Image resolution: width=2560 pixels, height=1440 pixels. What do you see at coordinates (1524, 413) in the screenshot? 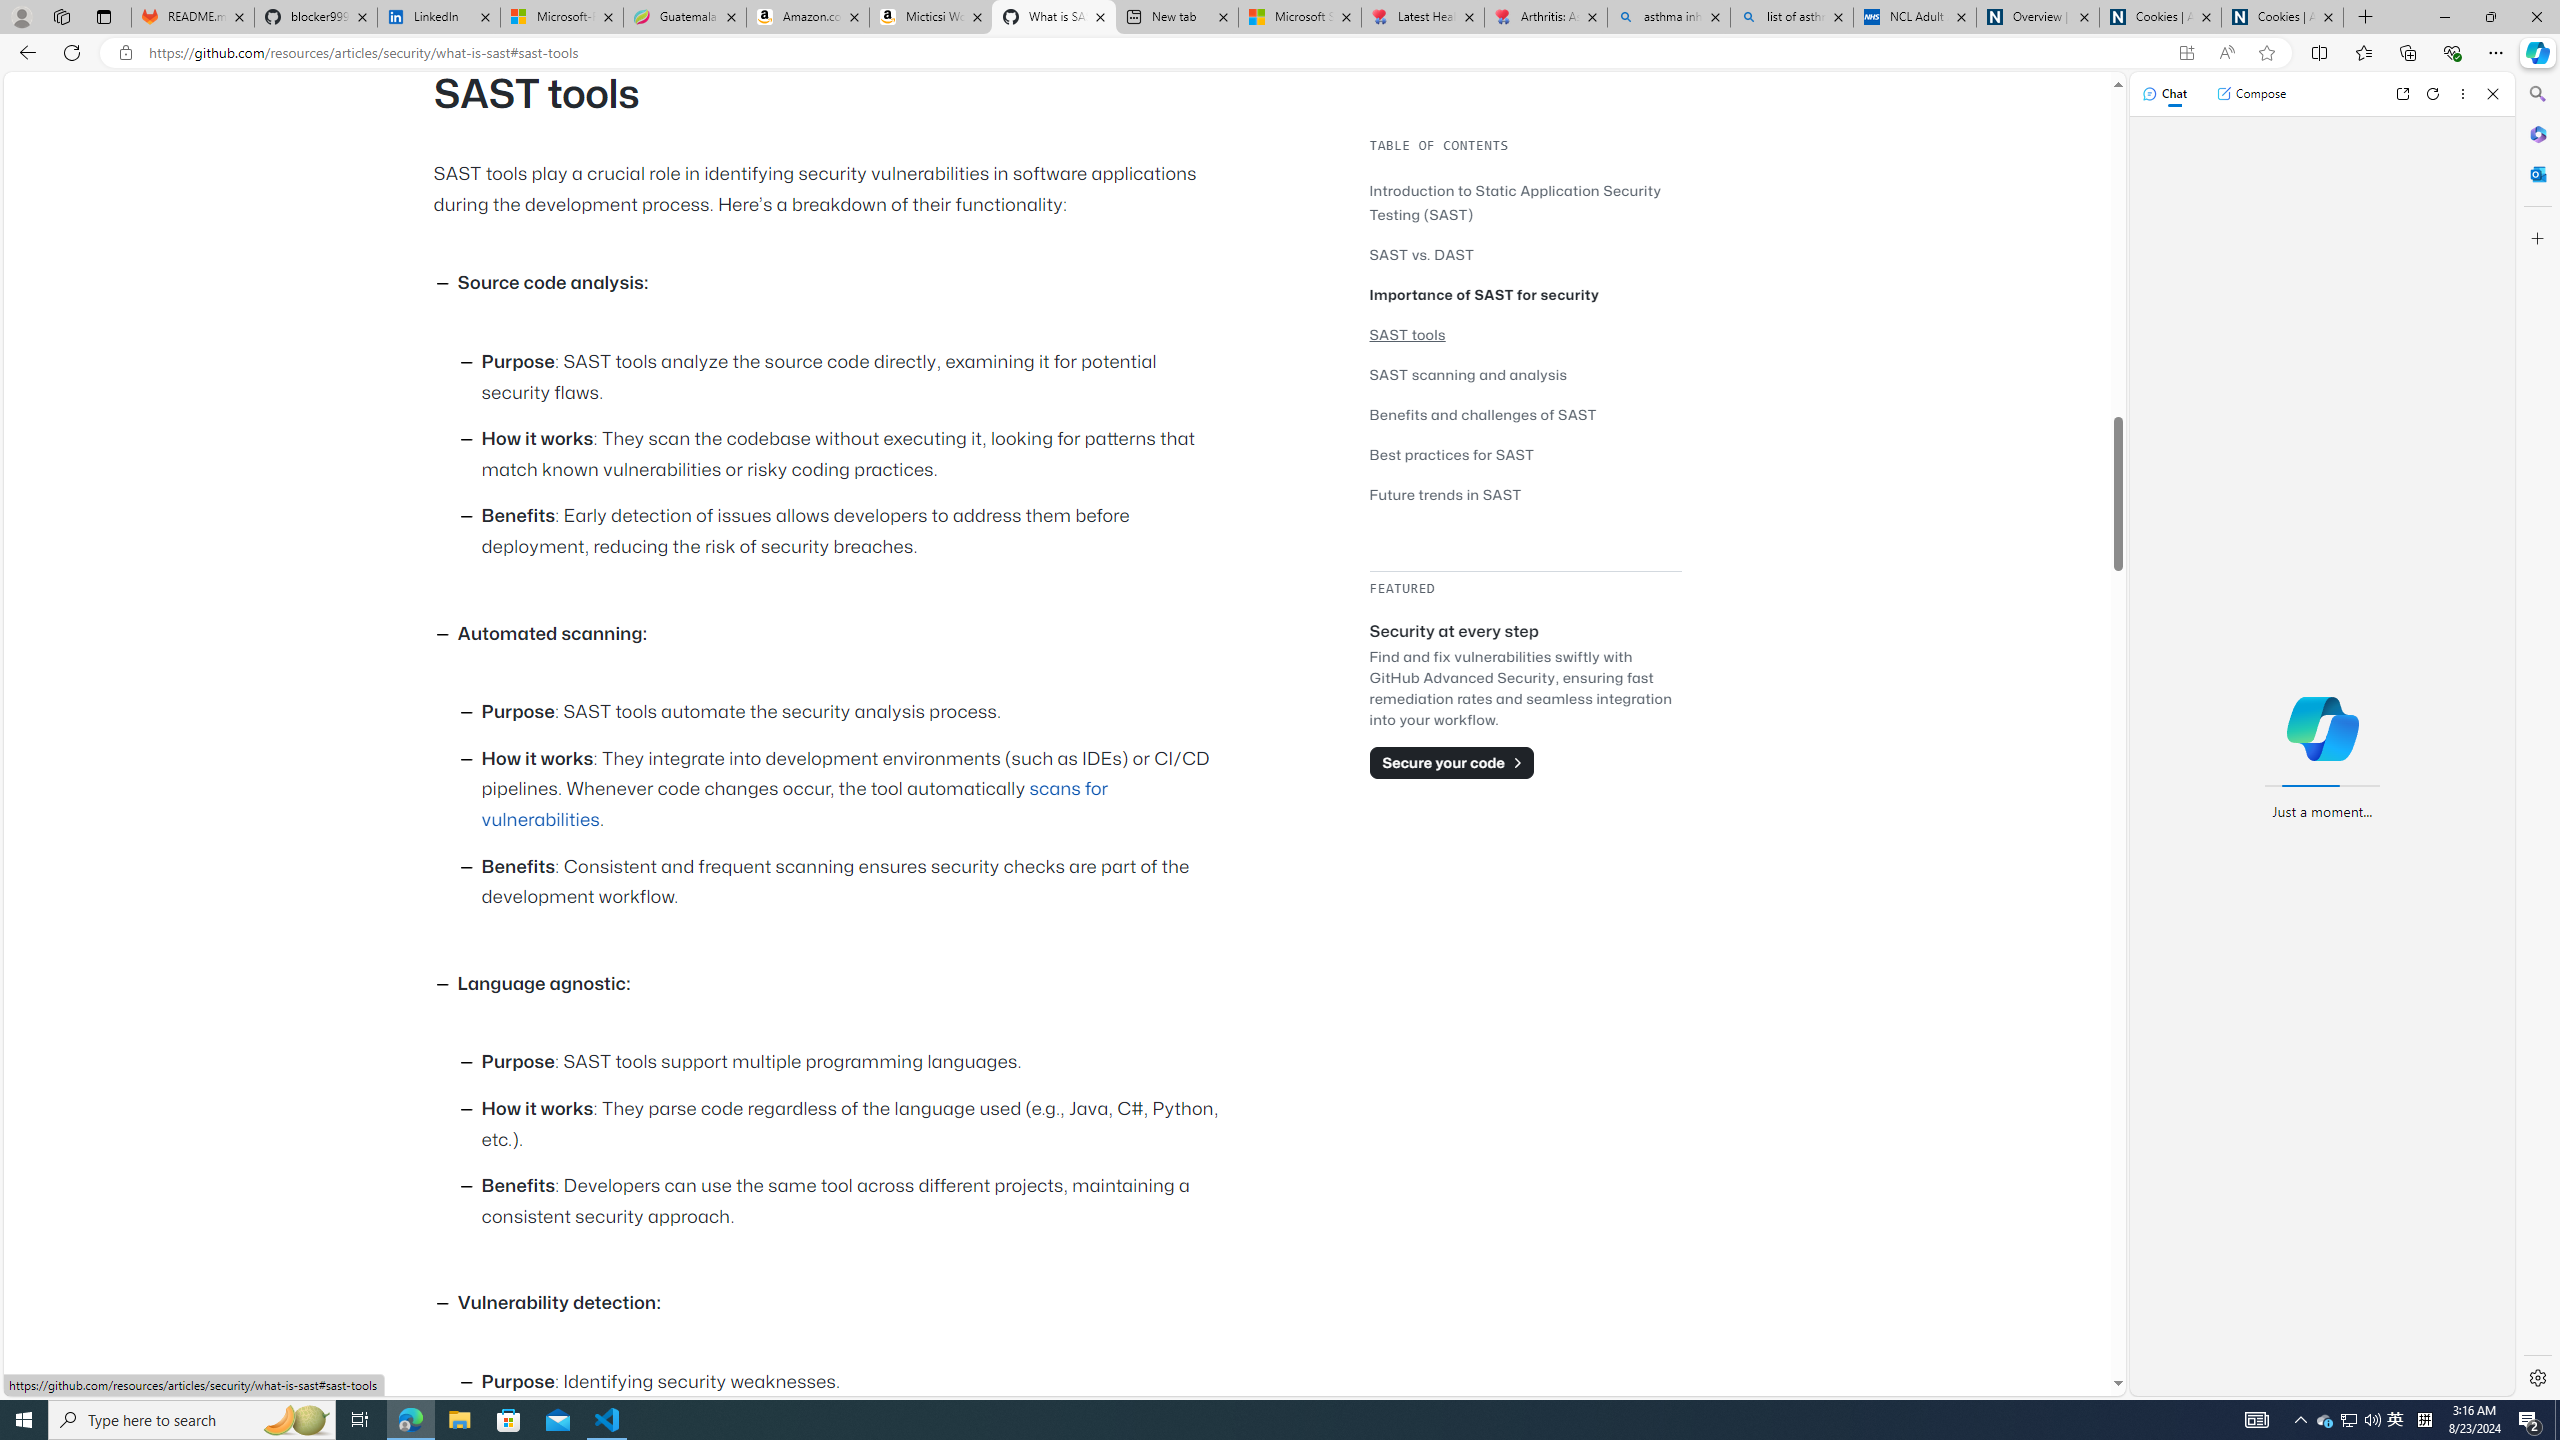
I see `'Benefits and challenges of SAST'` at bounding box center [1524, 413].